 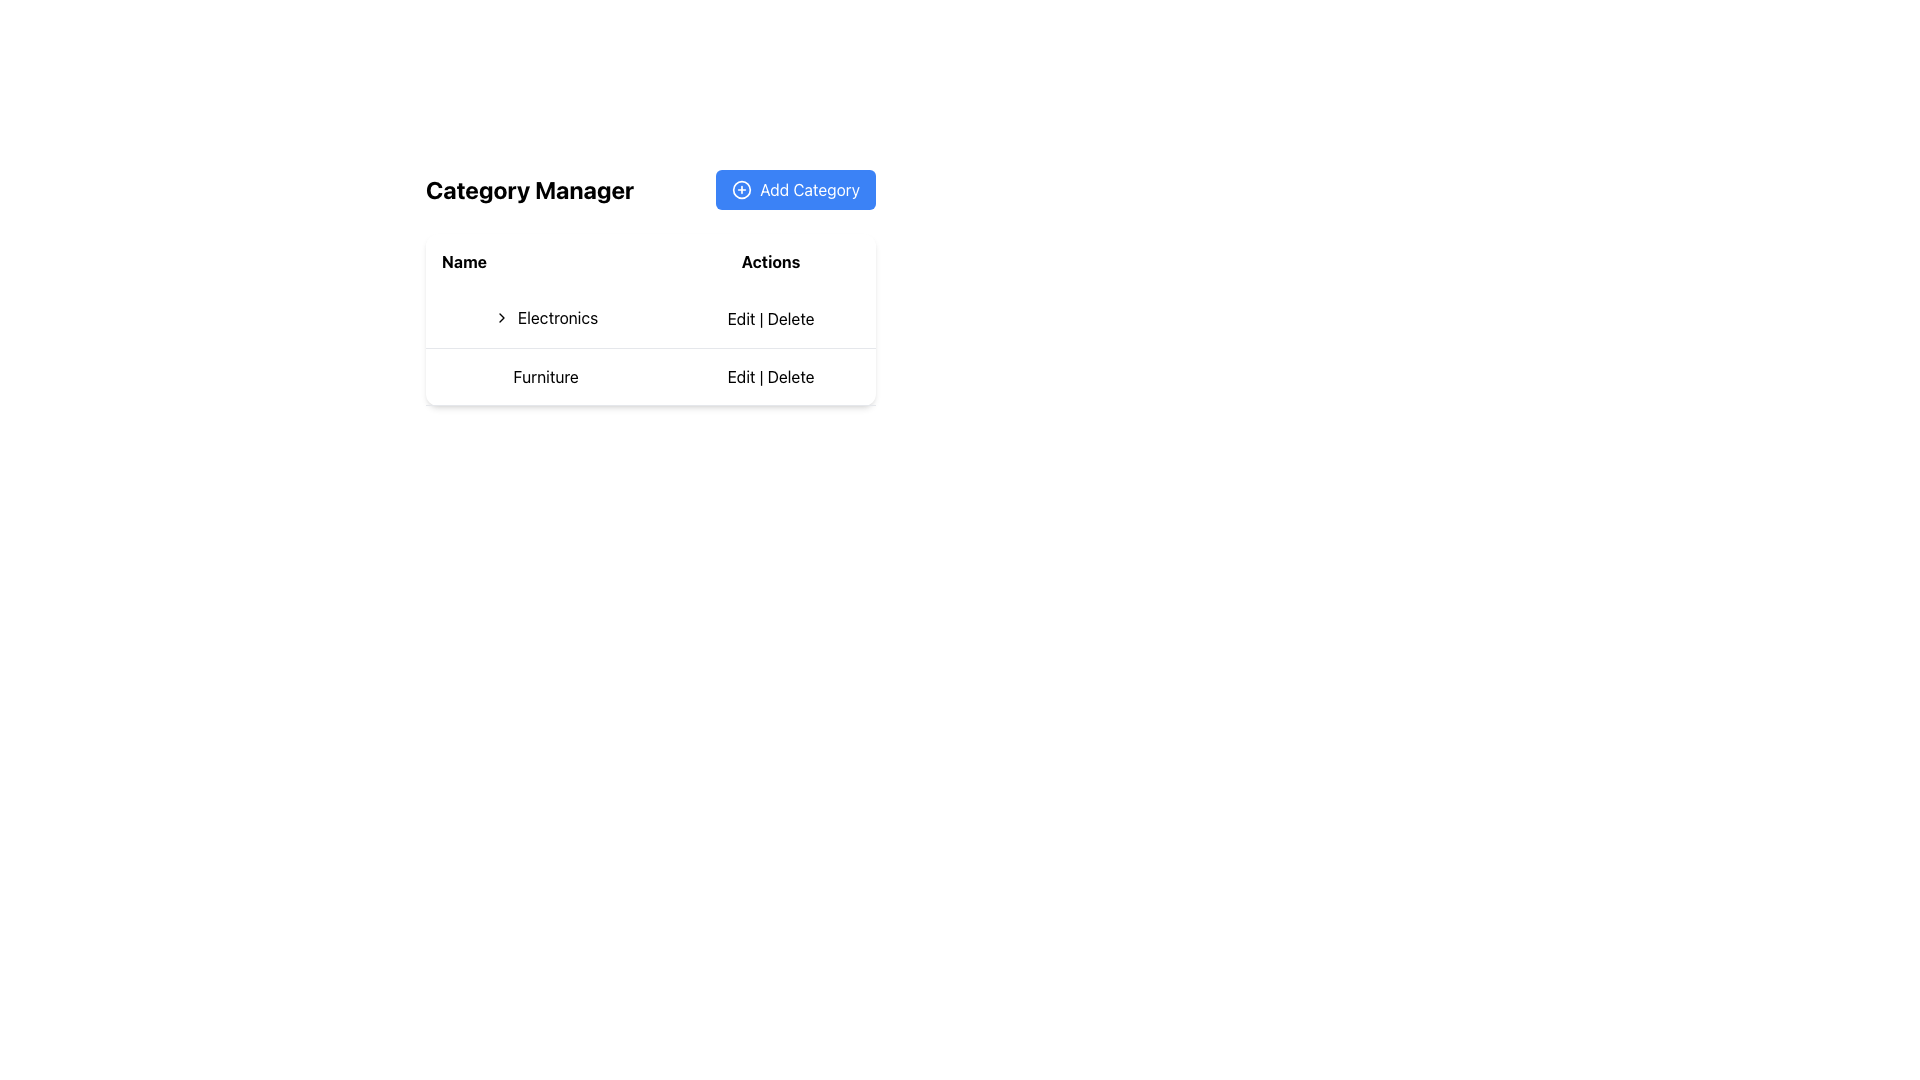 What do you see at coordinates (770, 261) in the screenshot?
I see `the 'Actions' header label in the second column of the table, which indicates the purpose of the column and is aligned with the 'Name' column header to its left` at bounding box center [770, 261].